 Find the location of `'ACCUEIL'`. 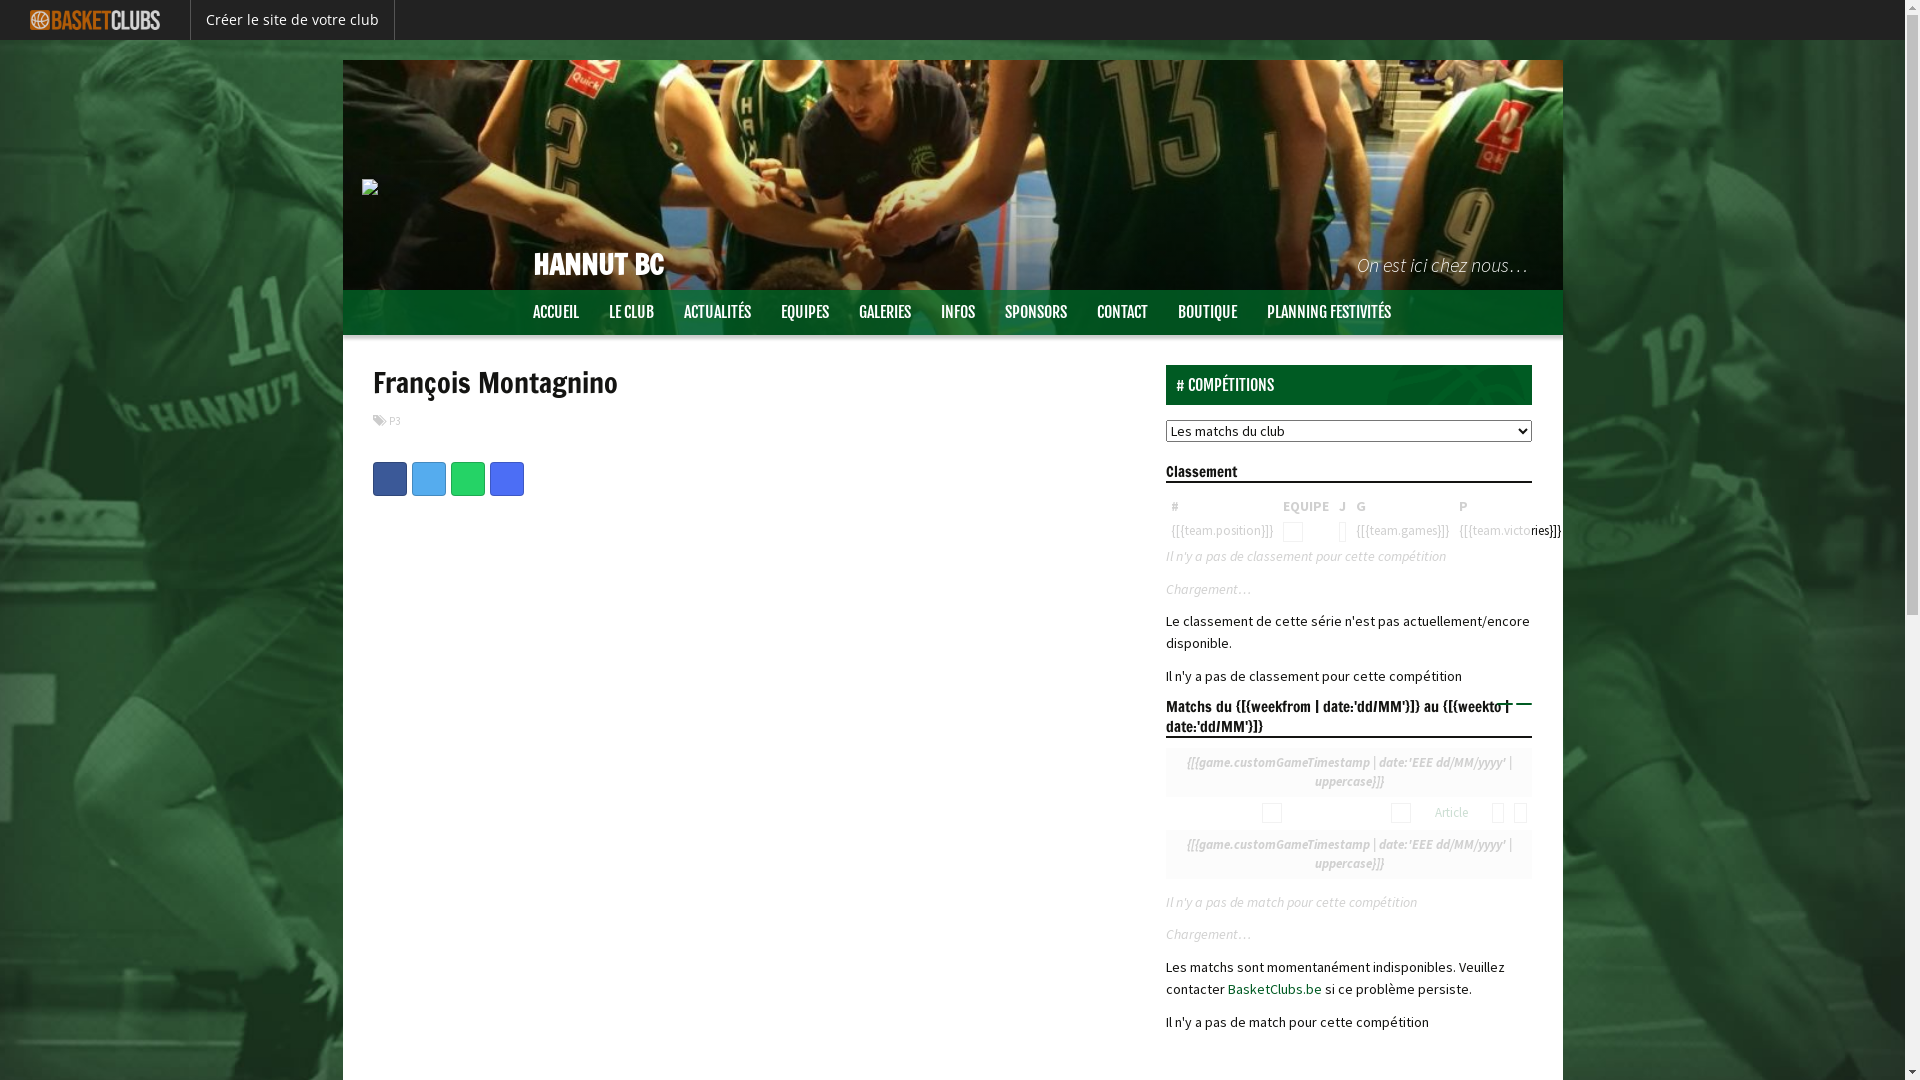

'ACCUEIL' is located at coordinates (556, 312).